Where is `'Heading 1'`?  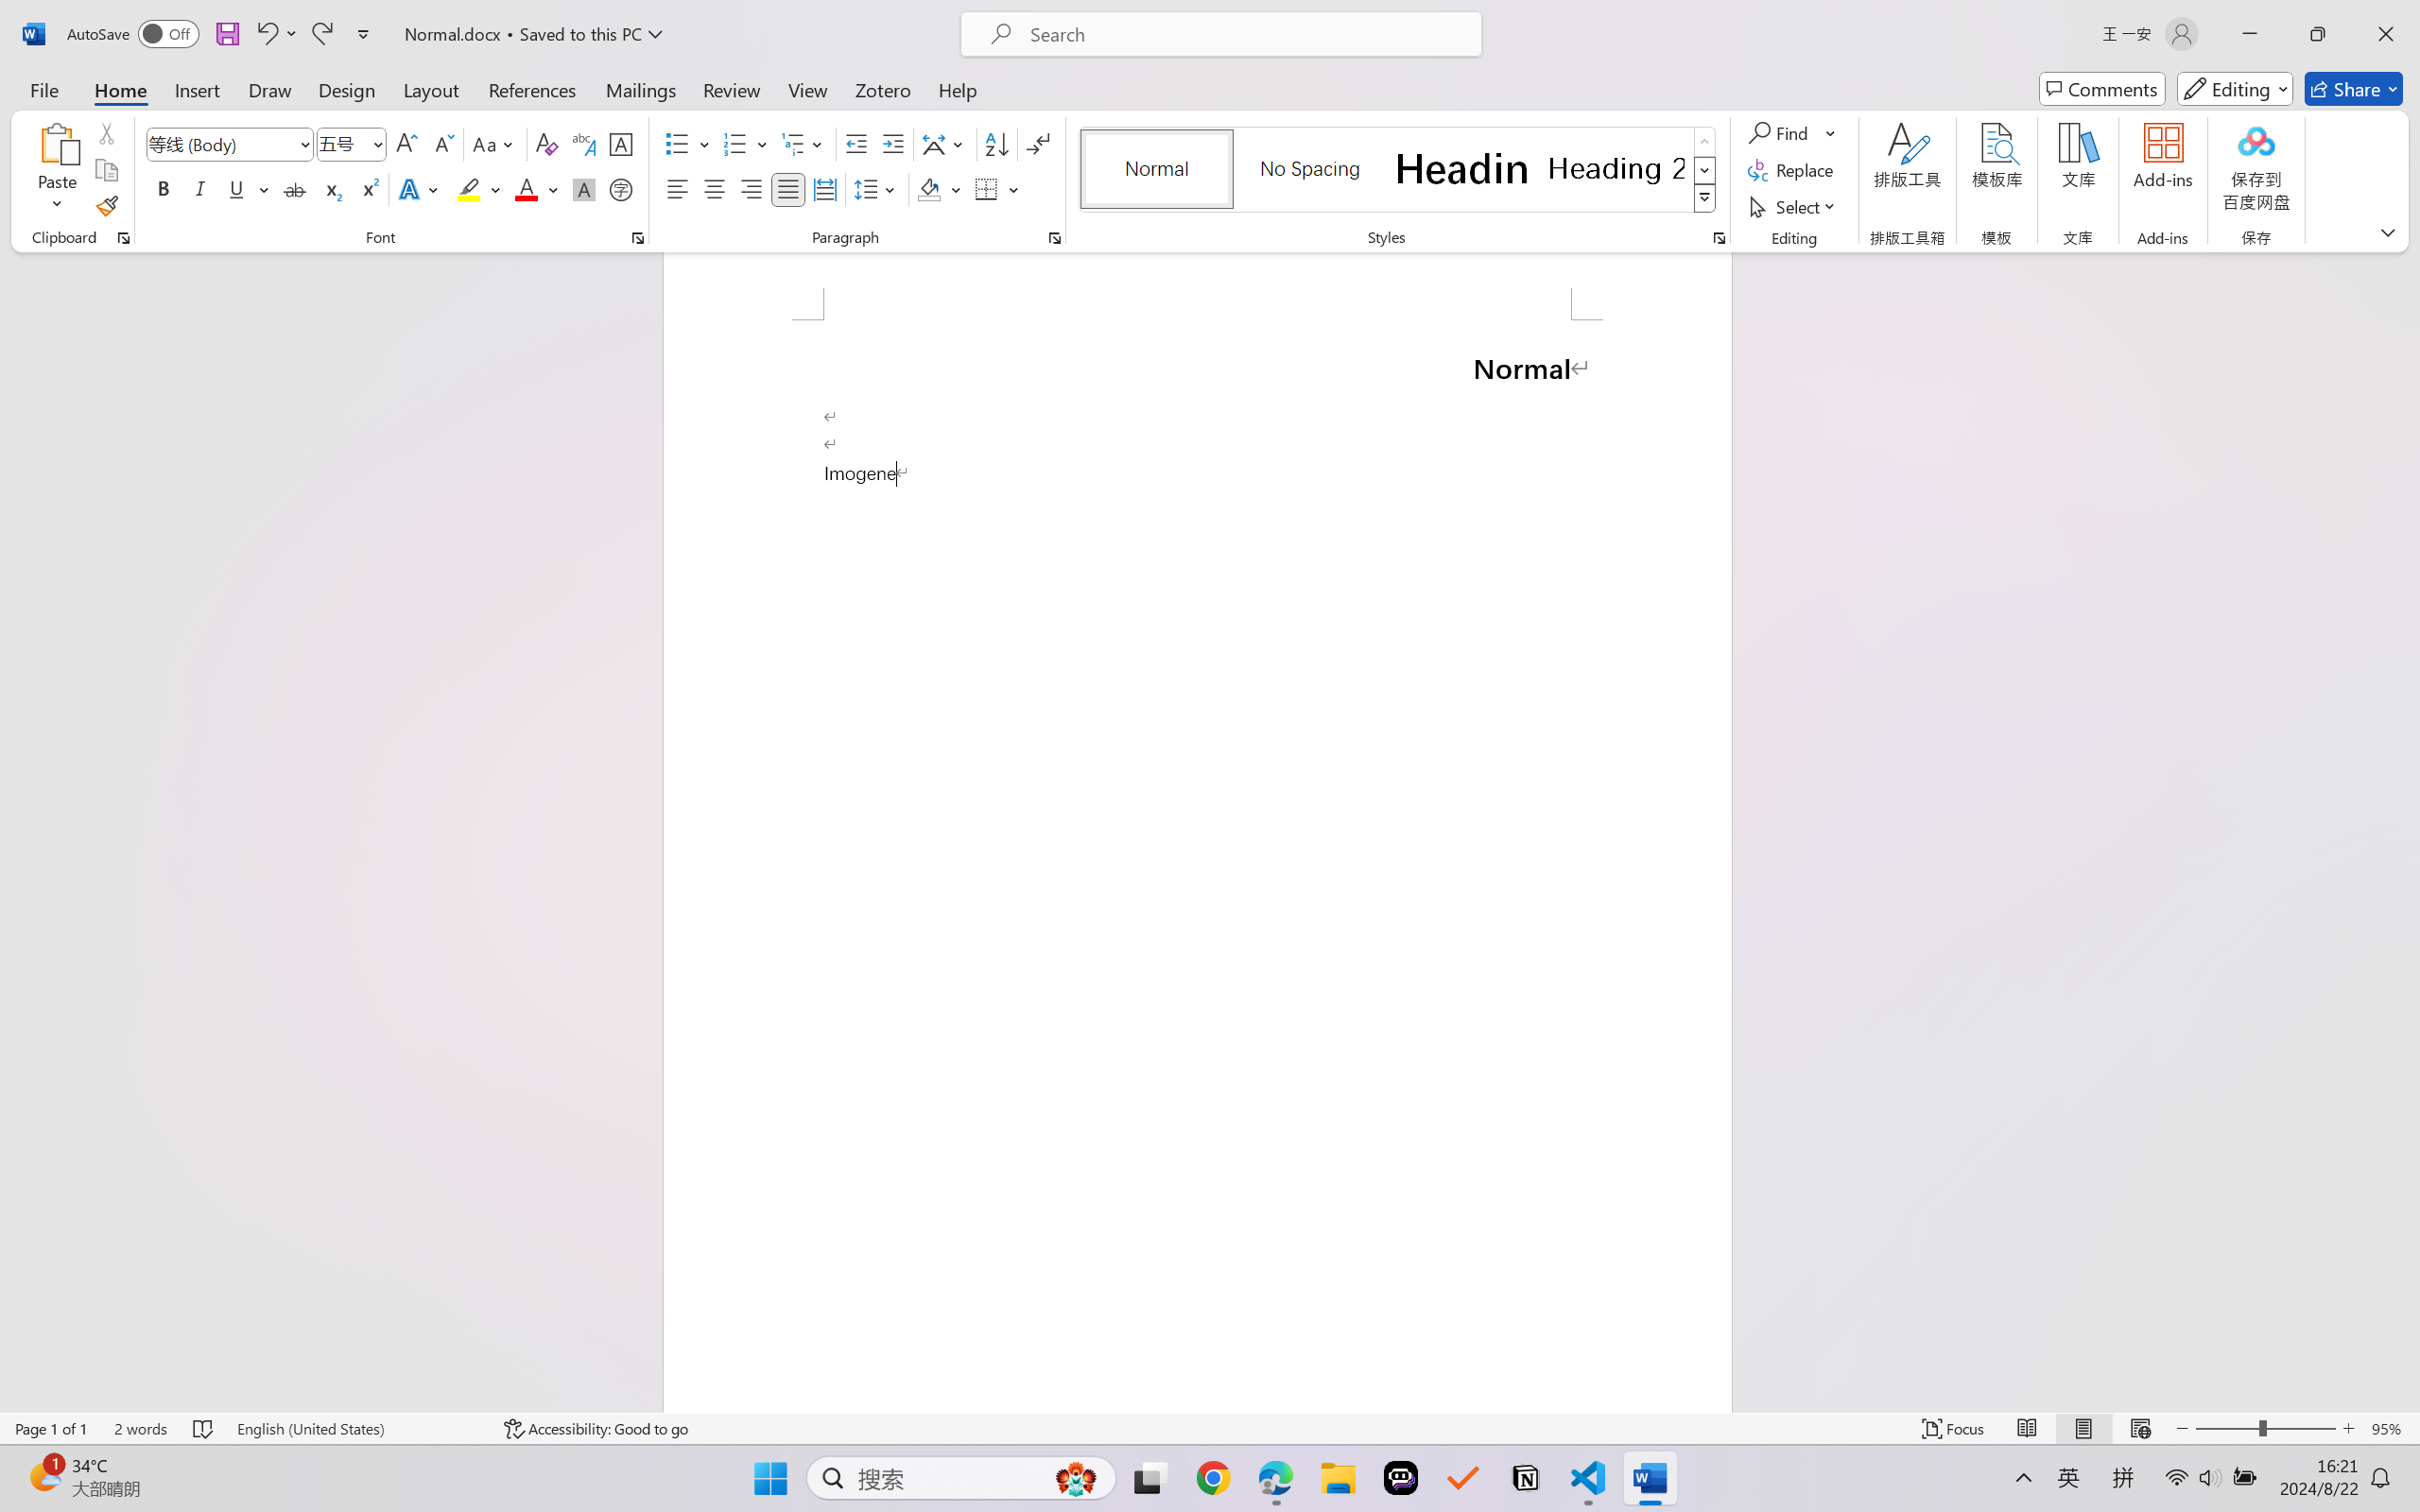
'Heading 1' is located at coordinates (1461, 168).